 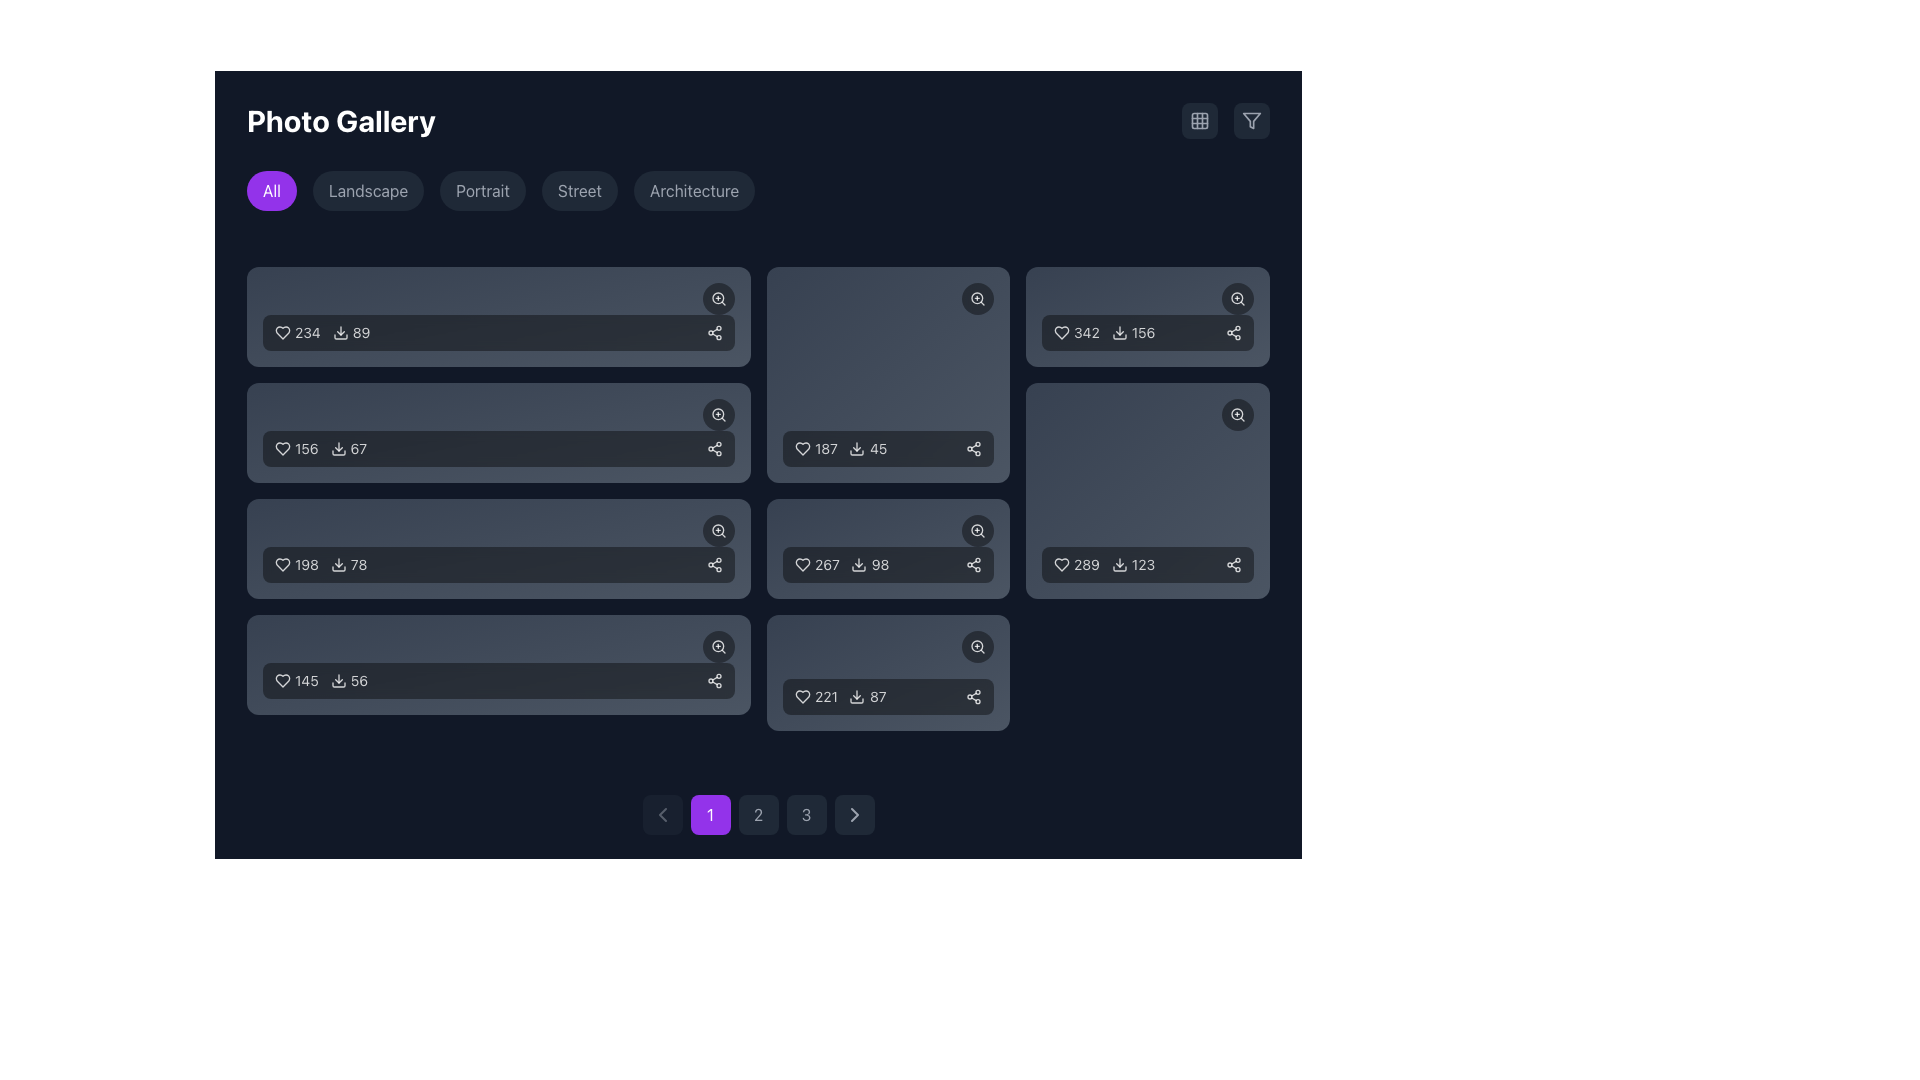 I want to click on the static text label displaying the numerical count of likes or favorites, located in the right column of the grid layout, adjacent to a heart icon, so click(x=1086, y=331).